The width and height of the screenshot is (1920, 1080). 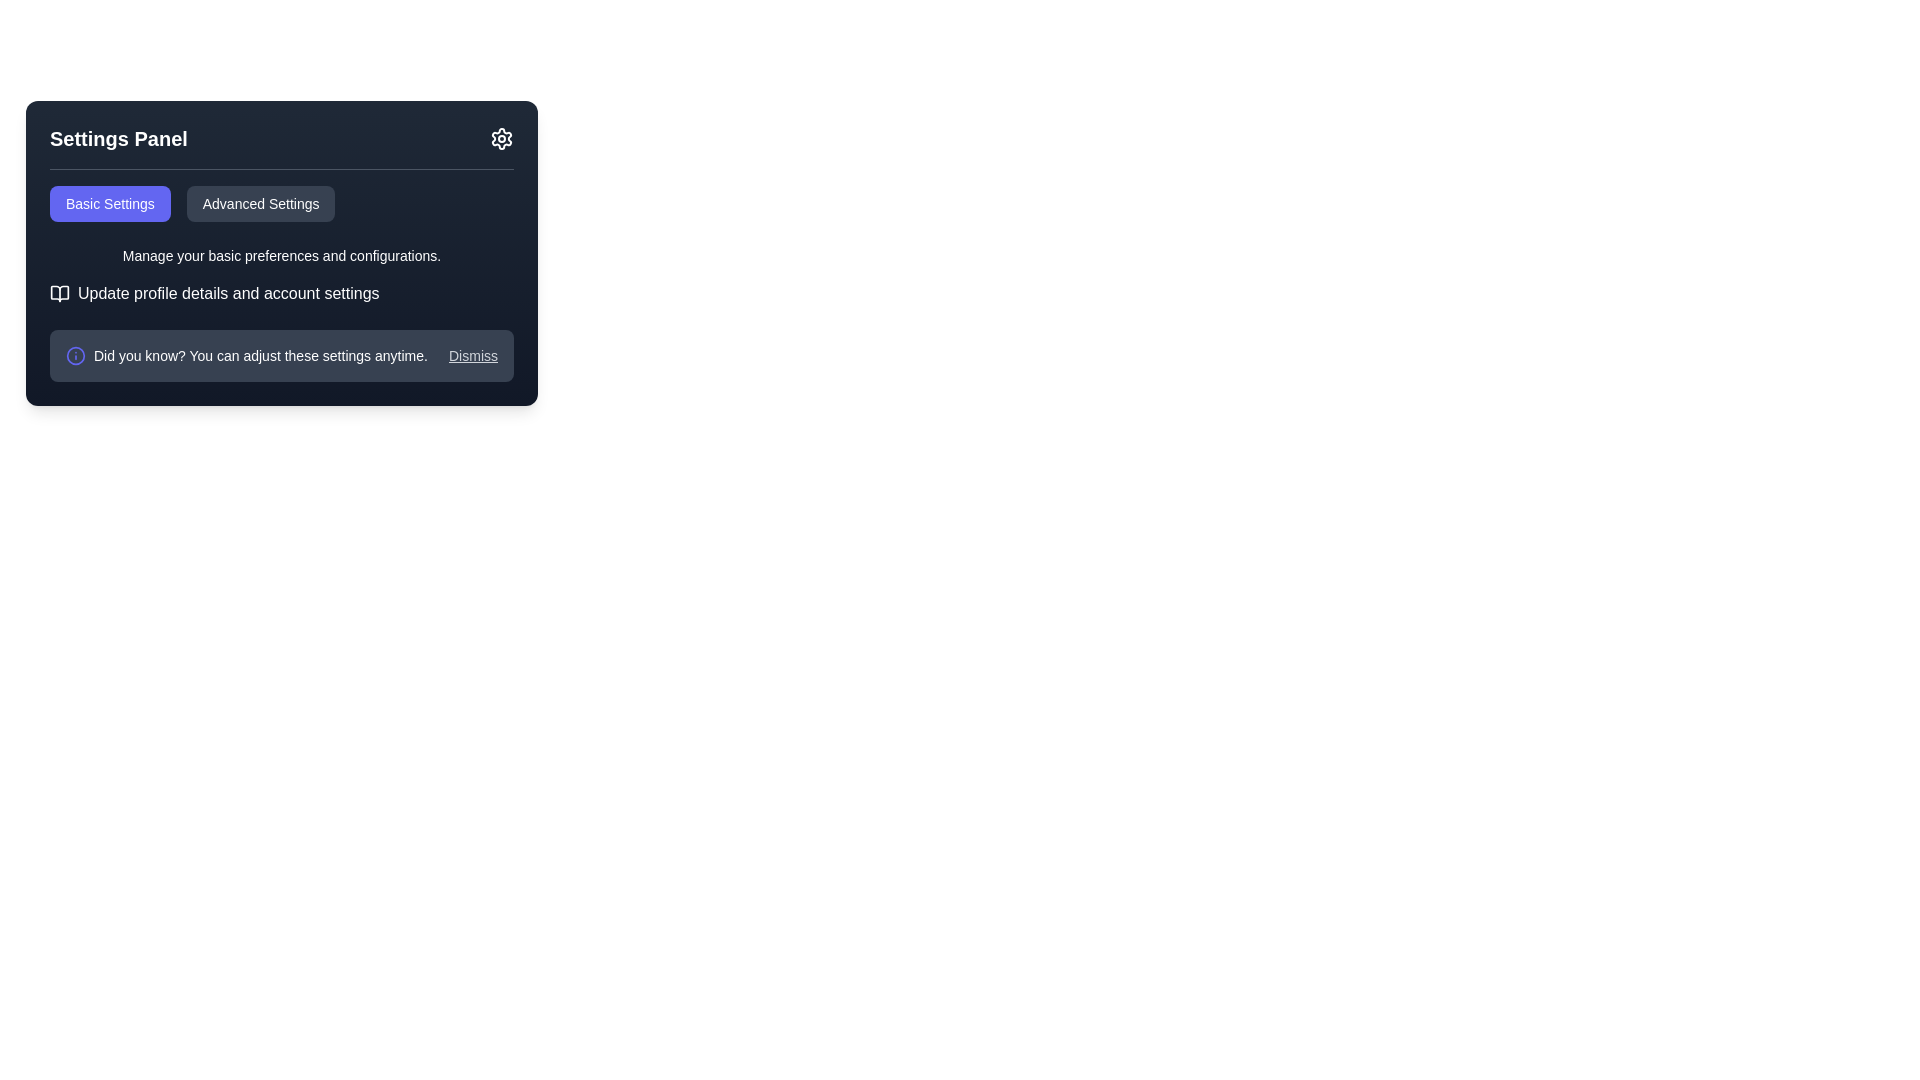 I want to click on the first button in the horizontal pair within the 'Settings Panel', so click(x=109, y=204).